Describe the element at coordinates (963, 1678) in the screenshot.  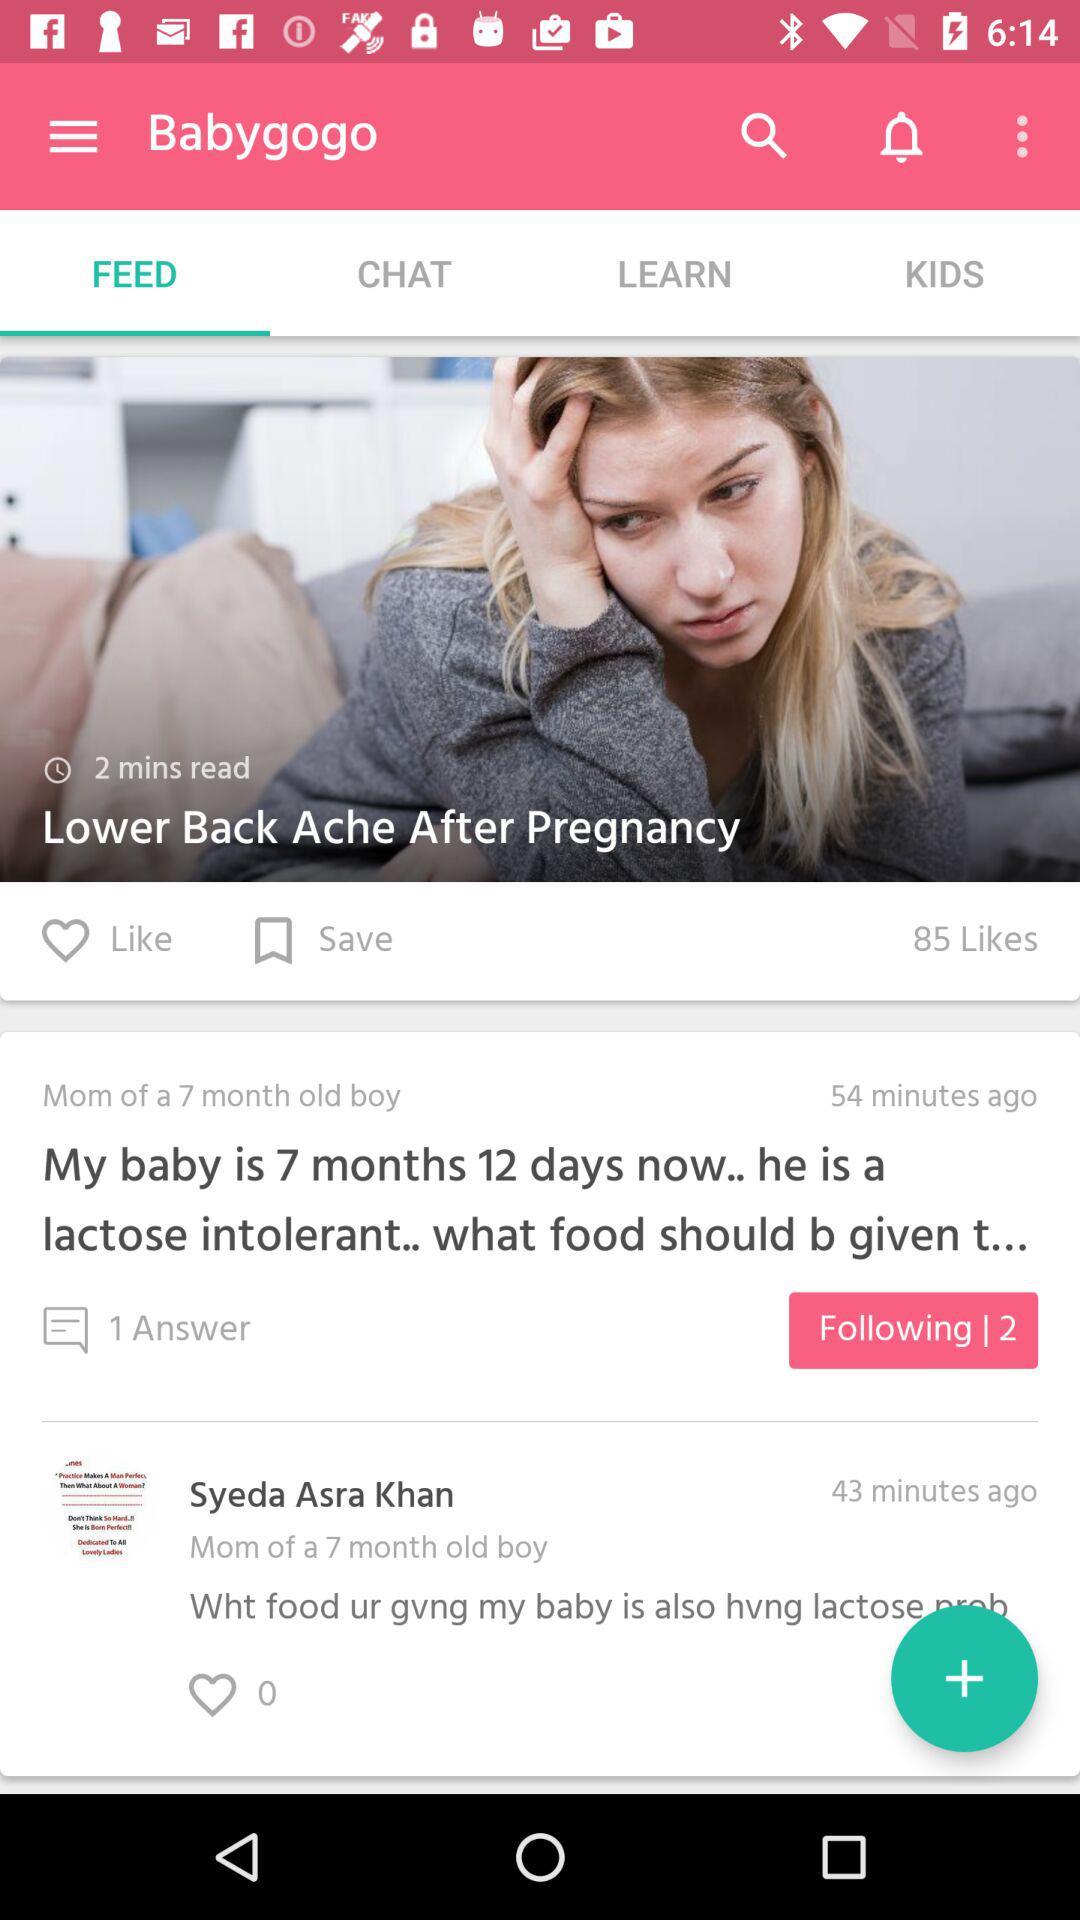
I see `item next to the 0` at that location.